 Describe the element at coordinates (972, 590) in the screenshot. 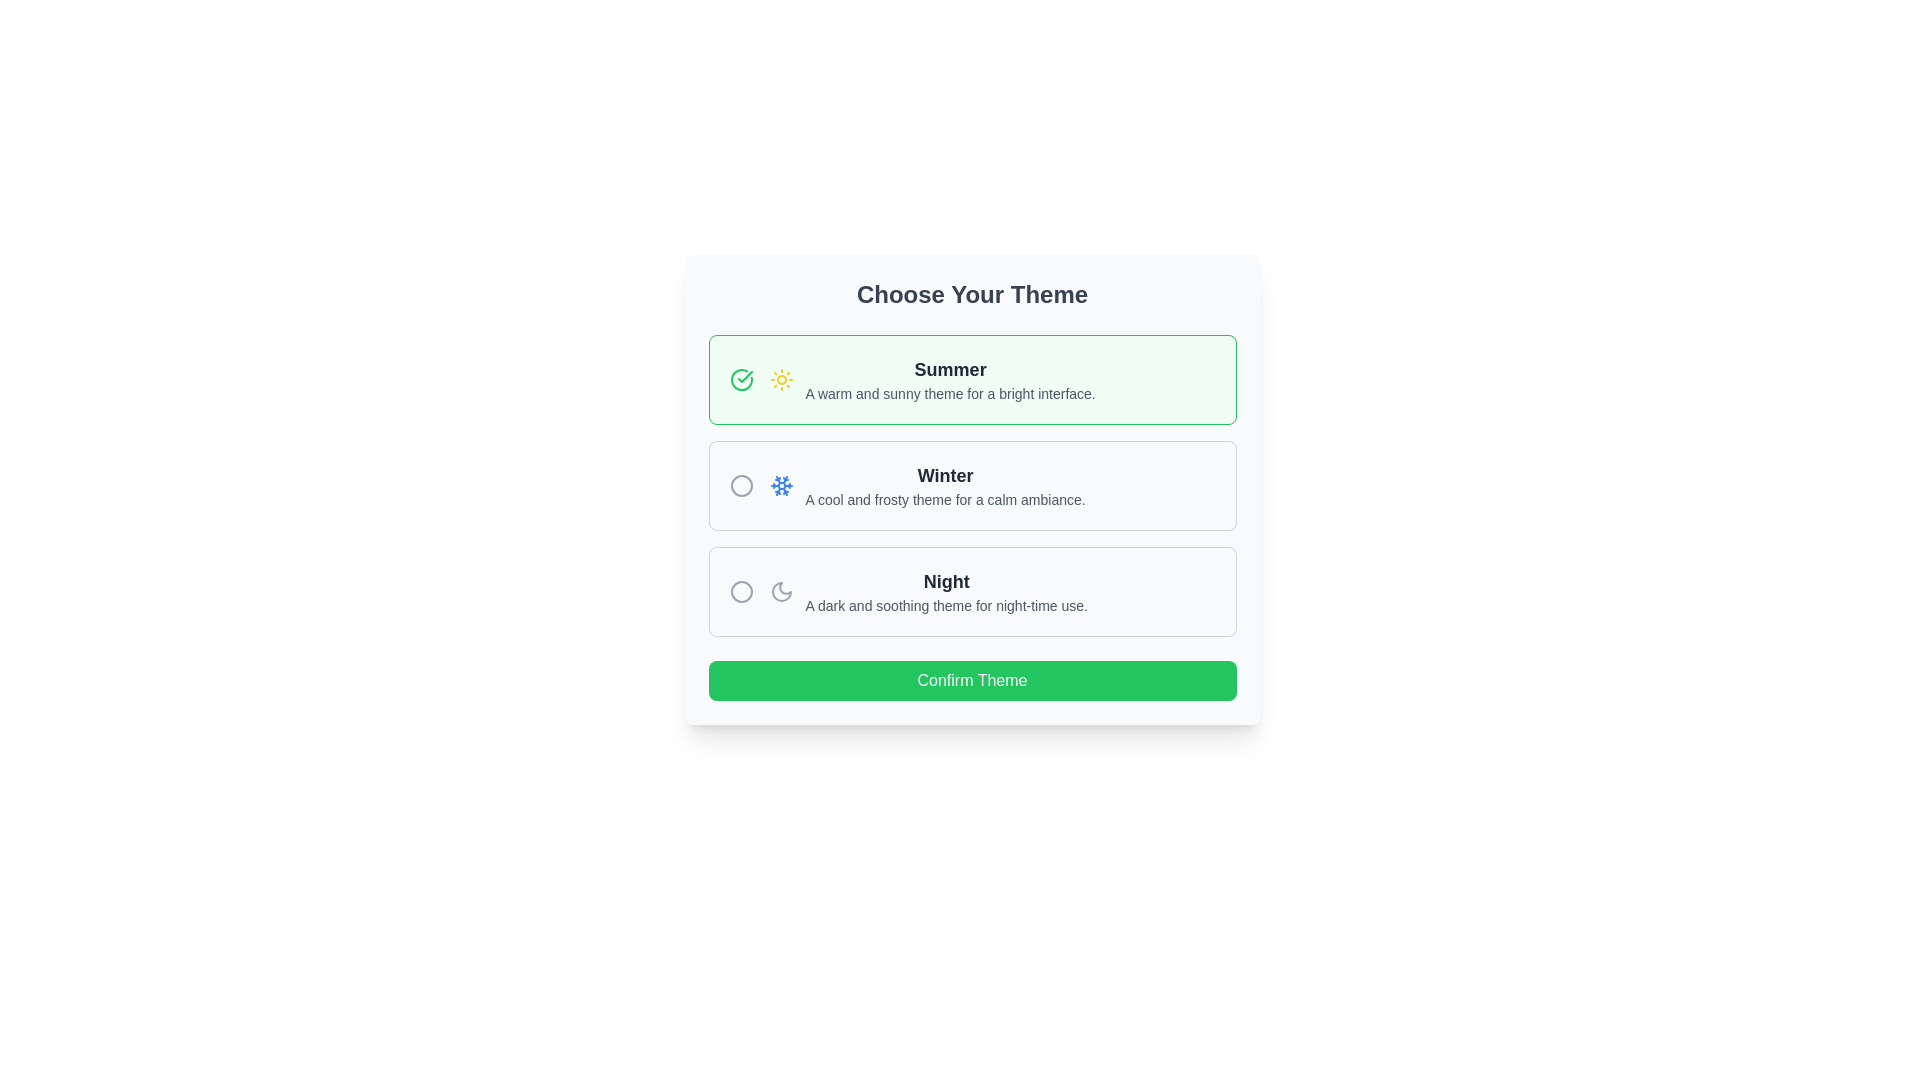

I see `the selectable card for the 'Night' theme, which is the last option in the vertical stack of themes` at that location.